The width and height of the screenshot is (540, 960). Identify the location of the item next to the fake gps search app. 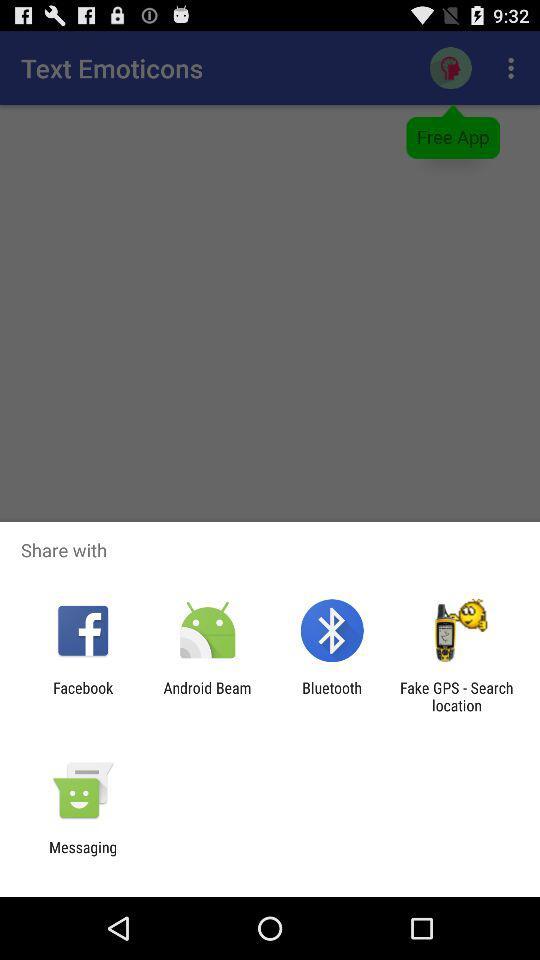
(332, 696).